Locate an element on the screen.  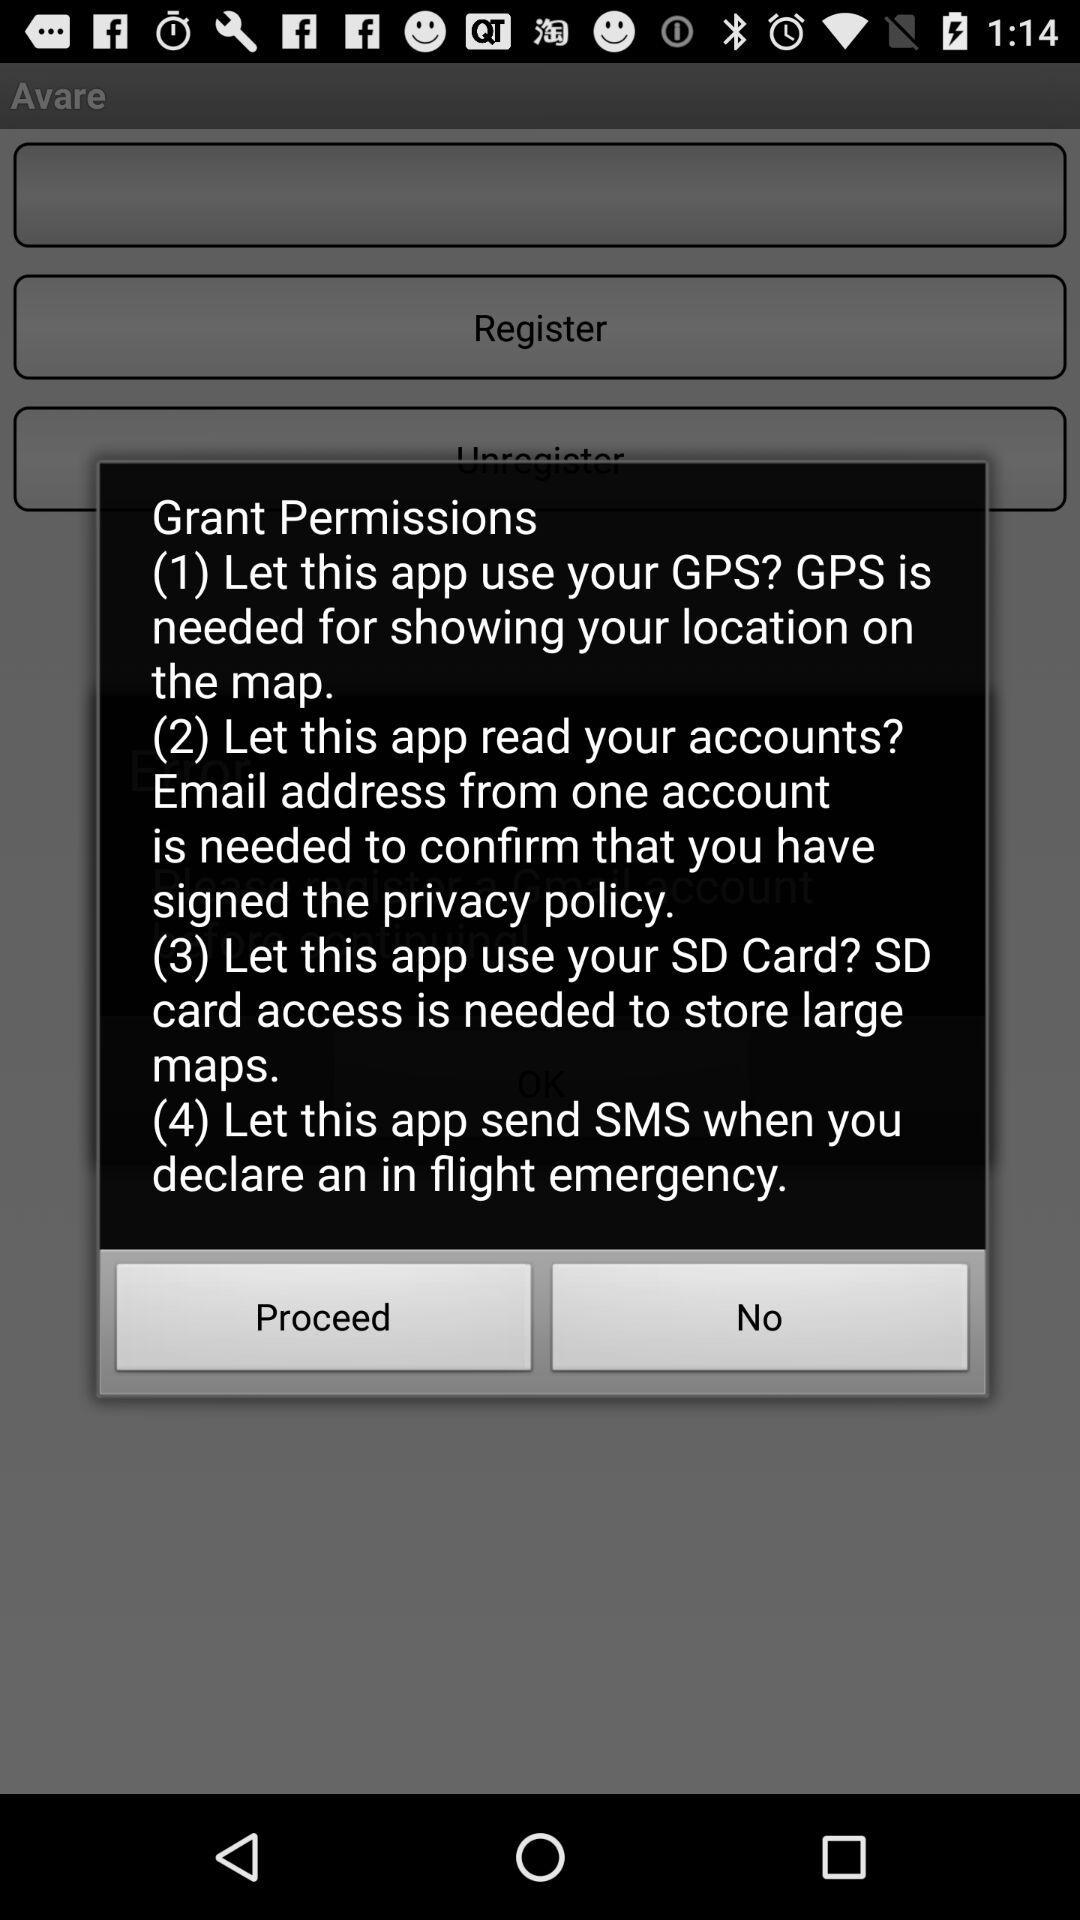
the no button is located at coordinates (760, 1323).